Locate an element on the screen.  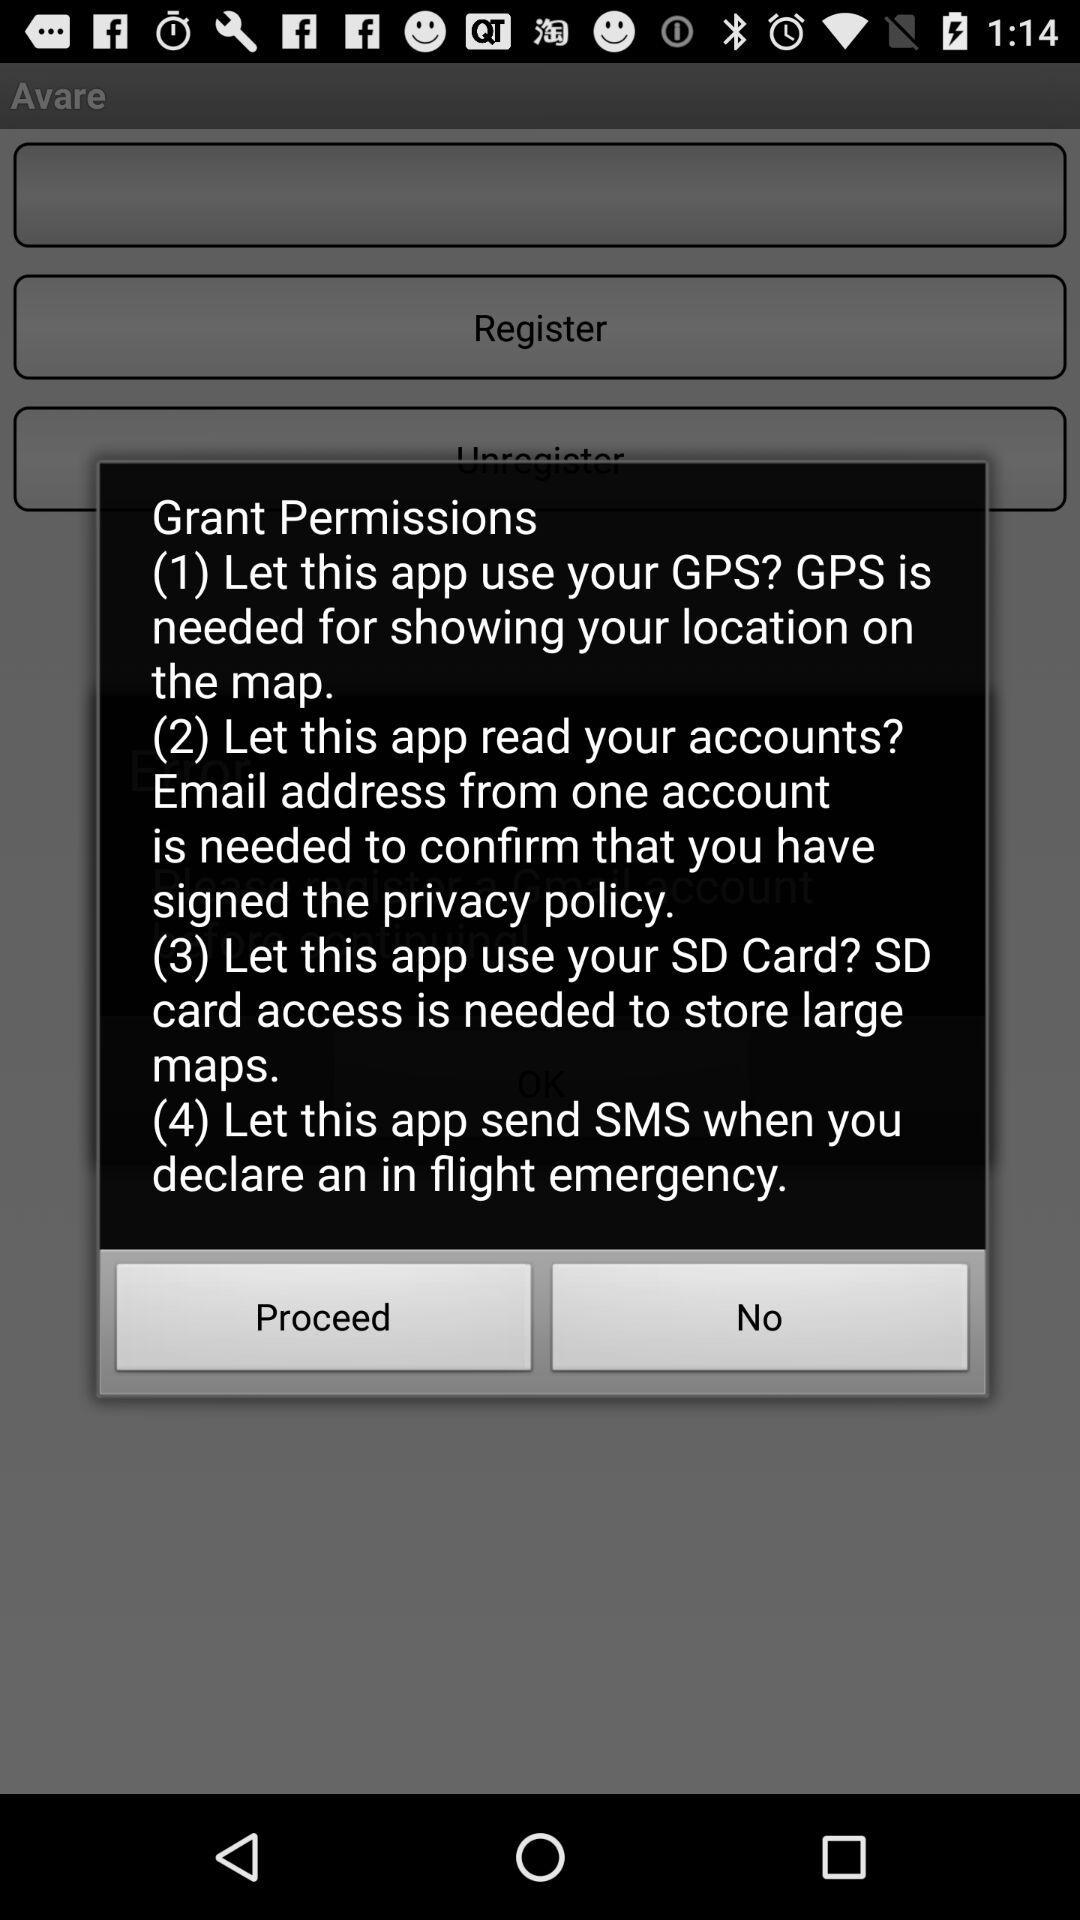
the no button is located at coordinates (760, 1323).